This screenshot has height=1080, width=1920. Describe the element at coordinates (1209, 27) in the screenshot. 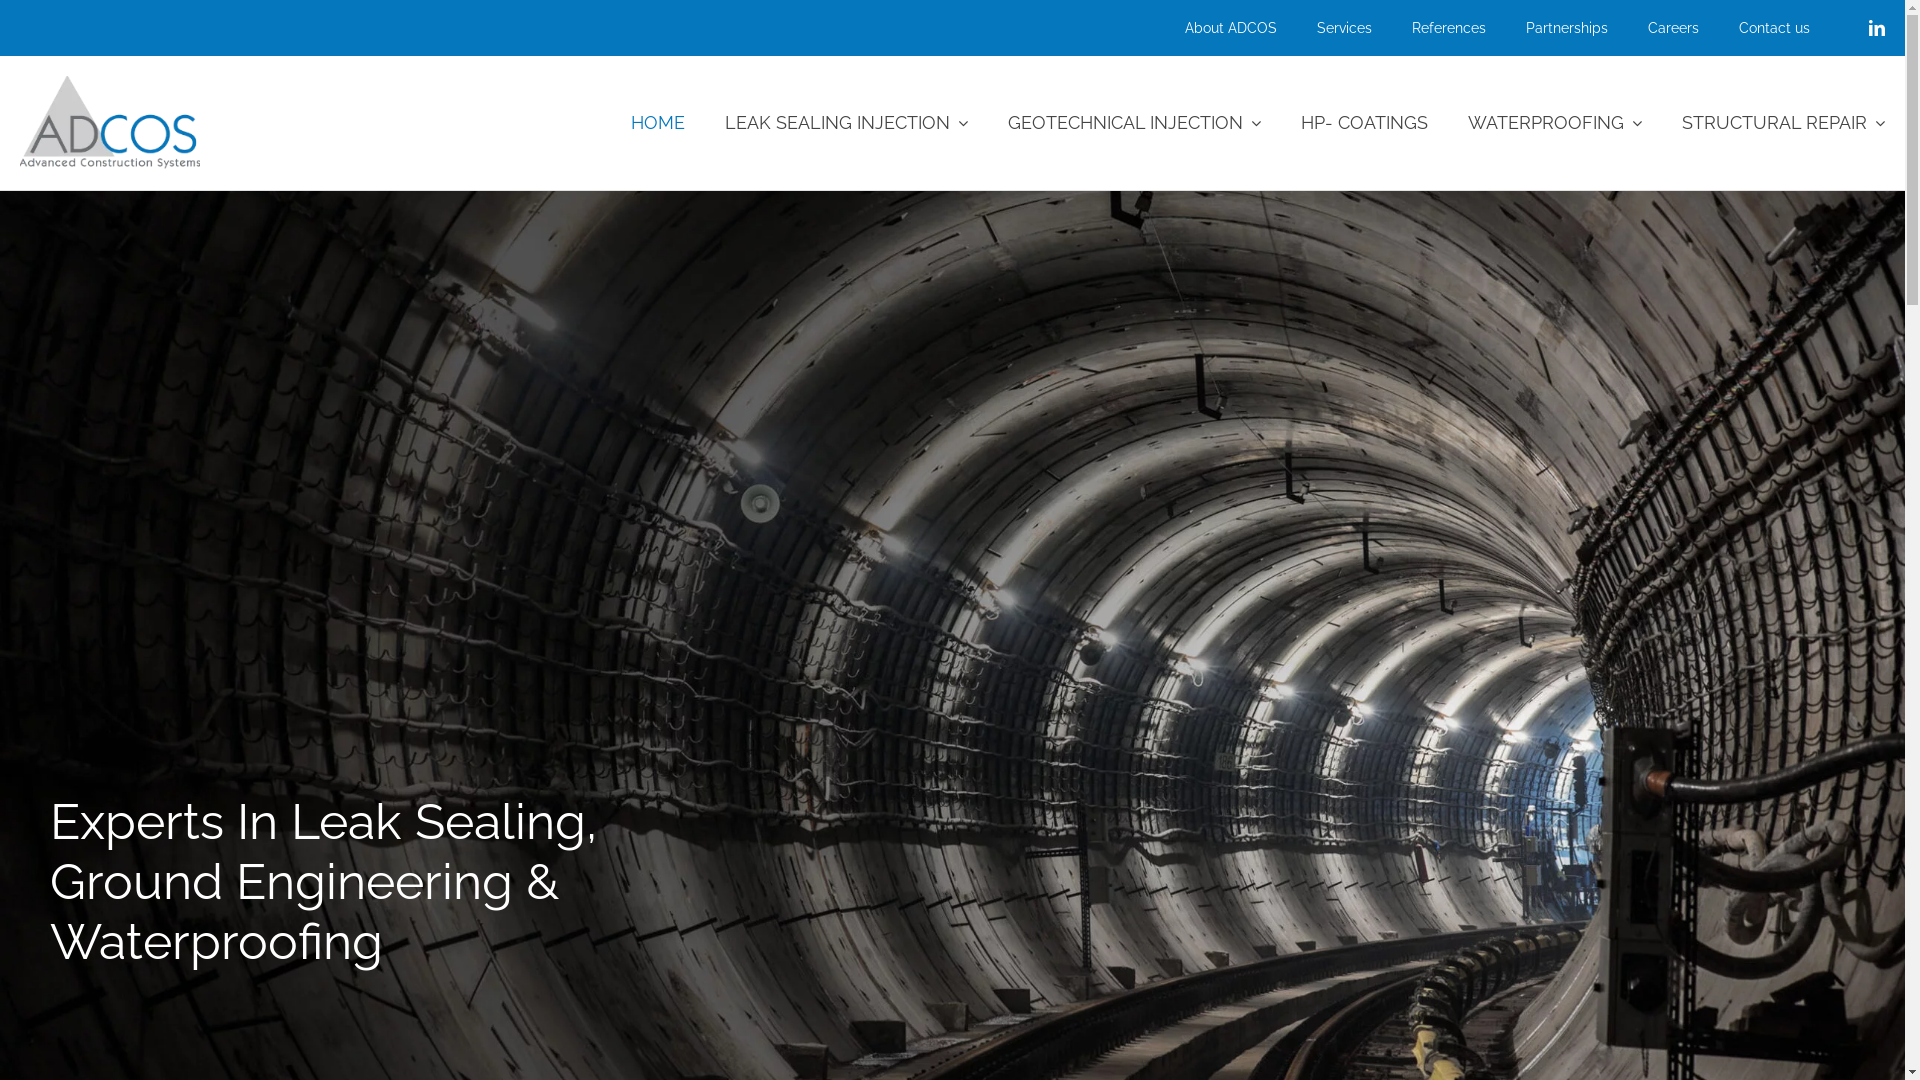

I see `'About ADCOS'` at that location.